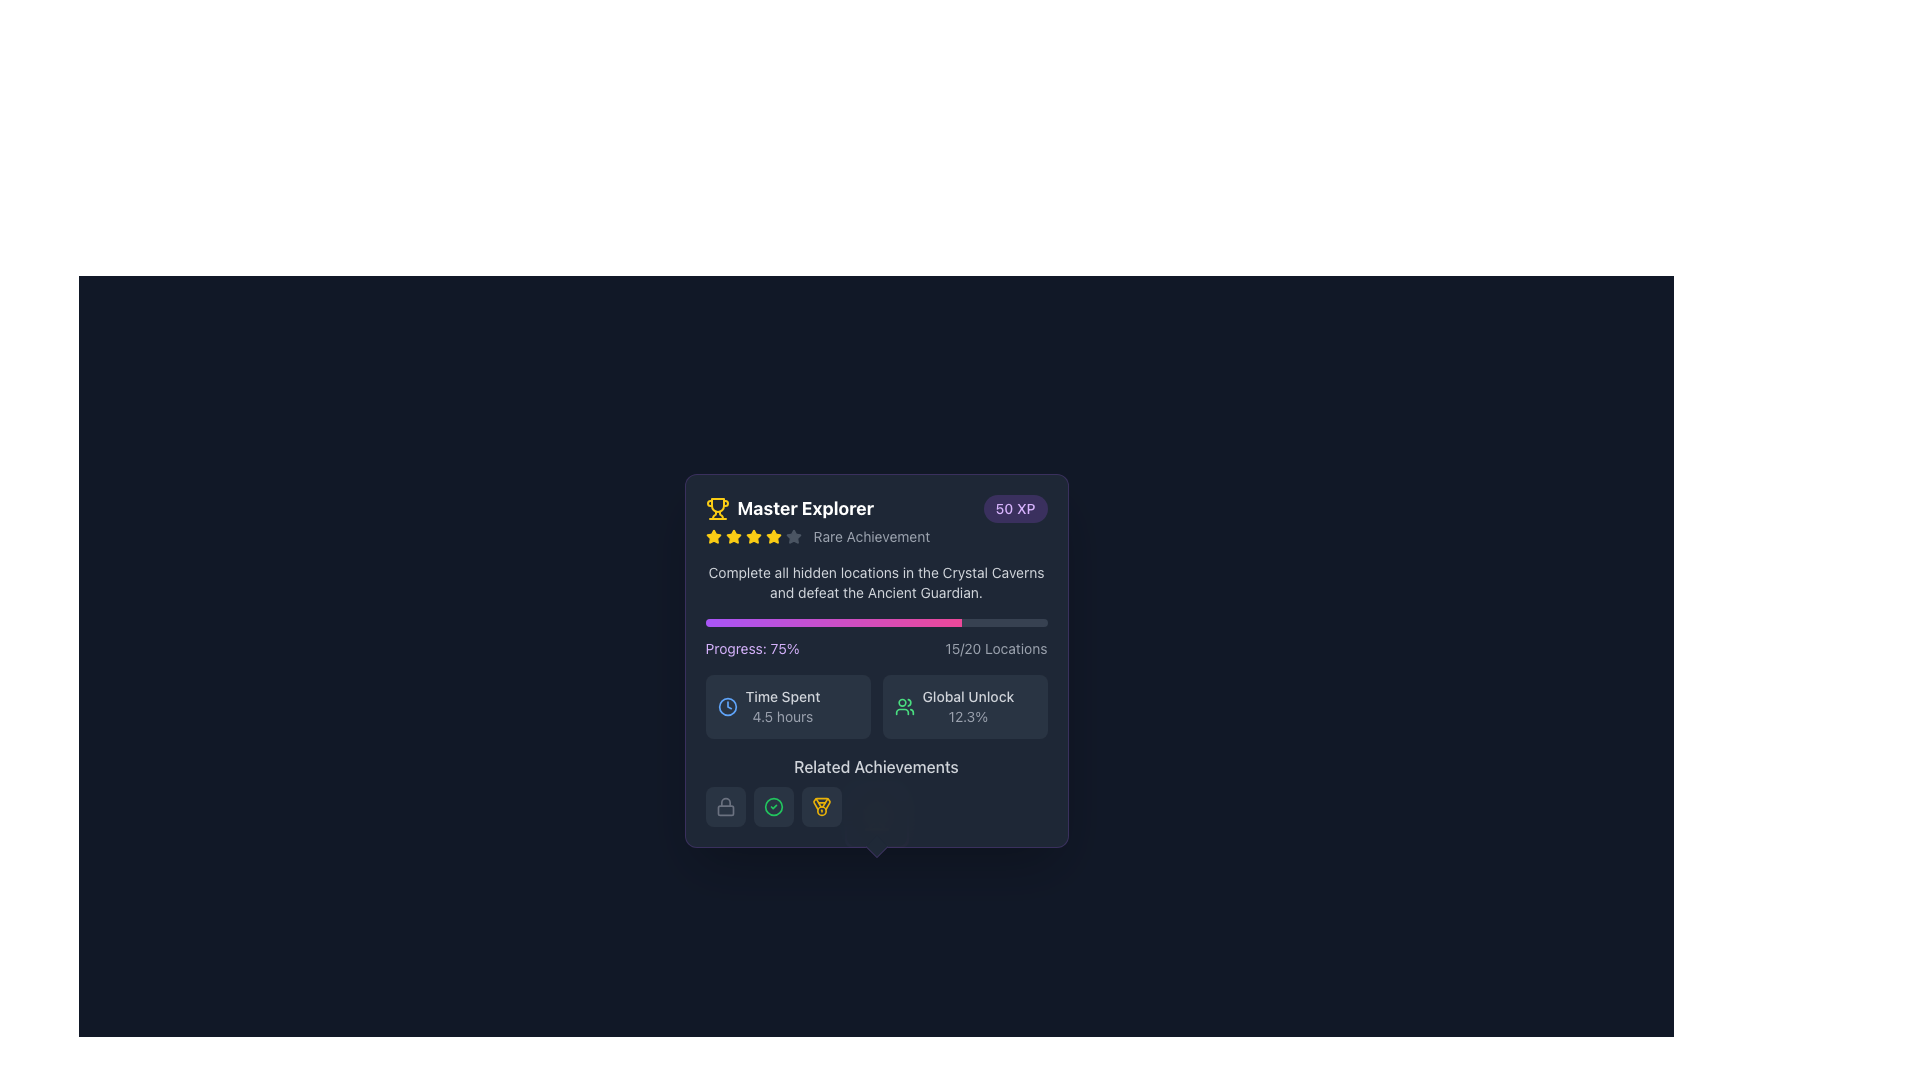 This screenshot has width=1920, height=1080. What do you see at coordinates (903, 705) in the screenshot?
I see `the 'Global Unlock' icon located at the bottom right of the card component, which is to the left of the text 'Global Unlock' and shares space with the percentage value '12.3%` at bounding box center [903, 705].